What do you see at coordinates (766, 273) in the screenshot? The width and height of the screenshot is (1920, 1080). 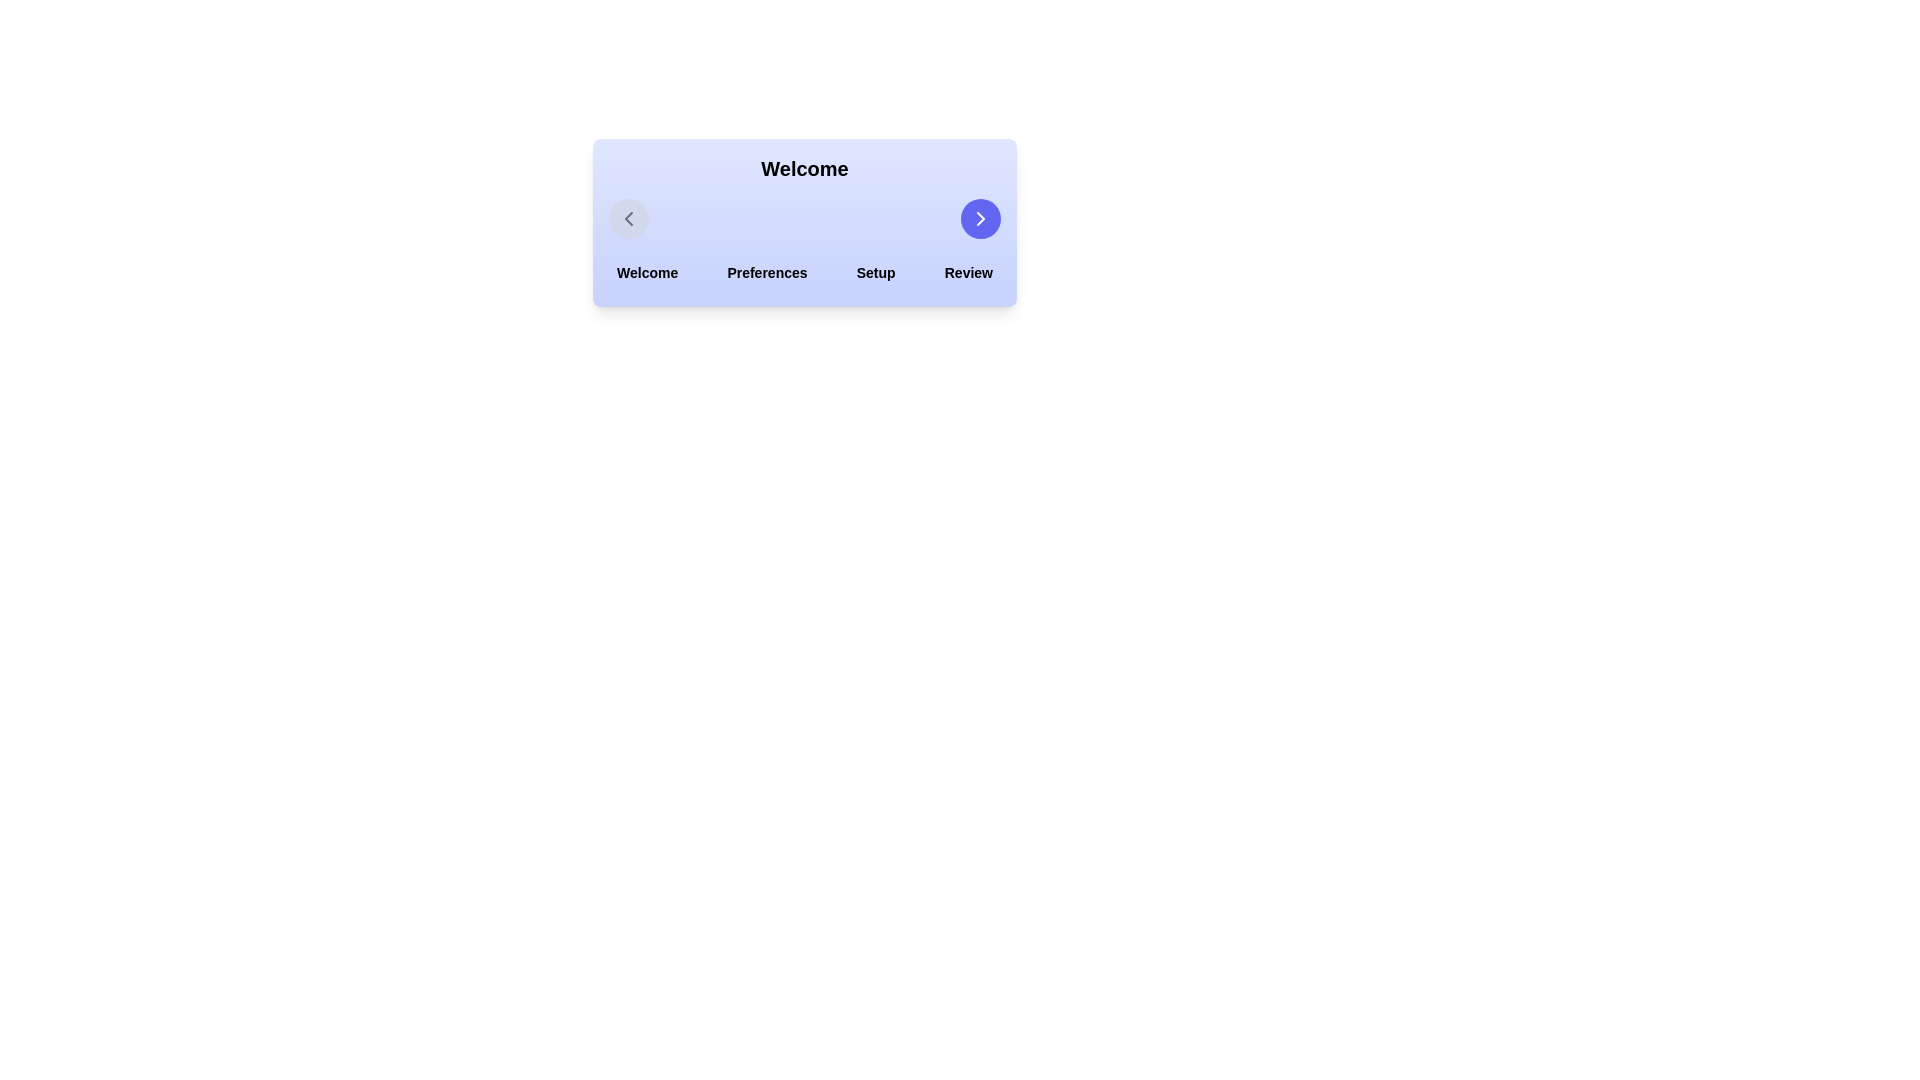 I see `the step labeled Preferences in the stepper component` at bounding box center [766, 273].